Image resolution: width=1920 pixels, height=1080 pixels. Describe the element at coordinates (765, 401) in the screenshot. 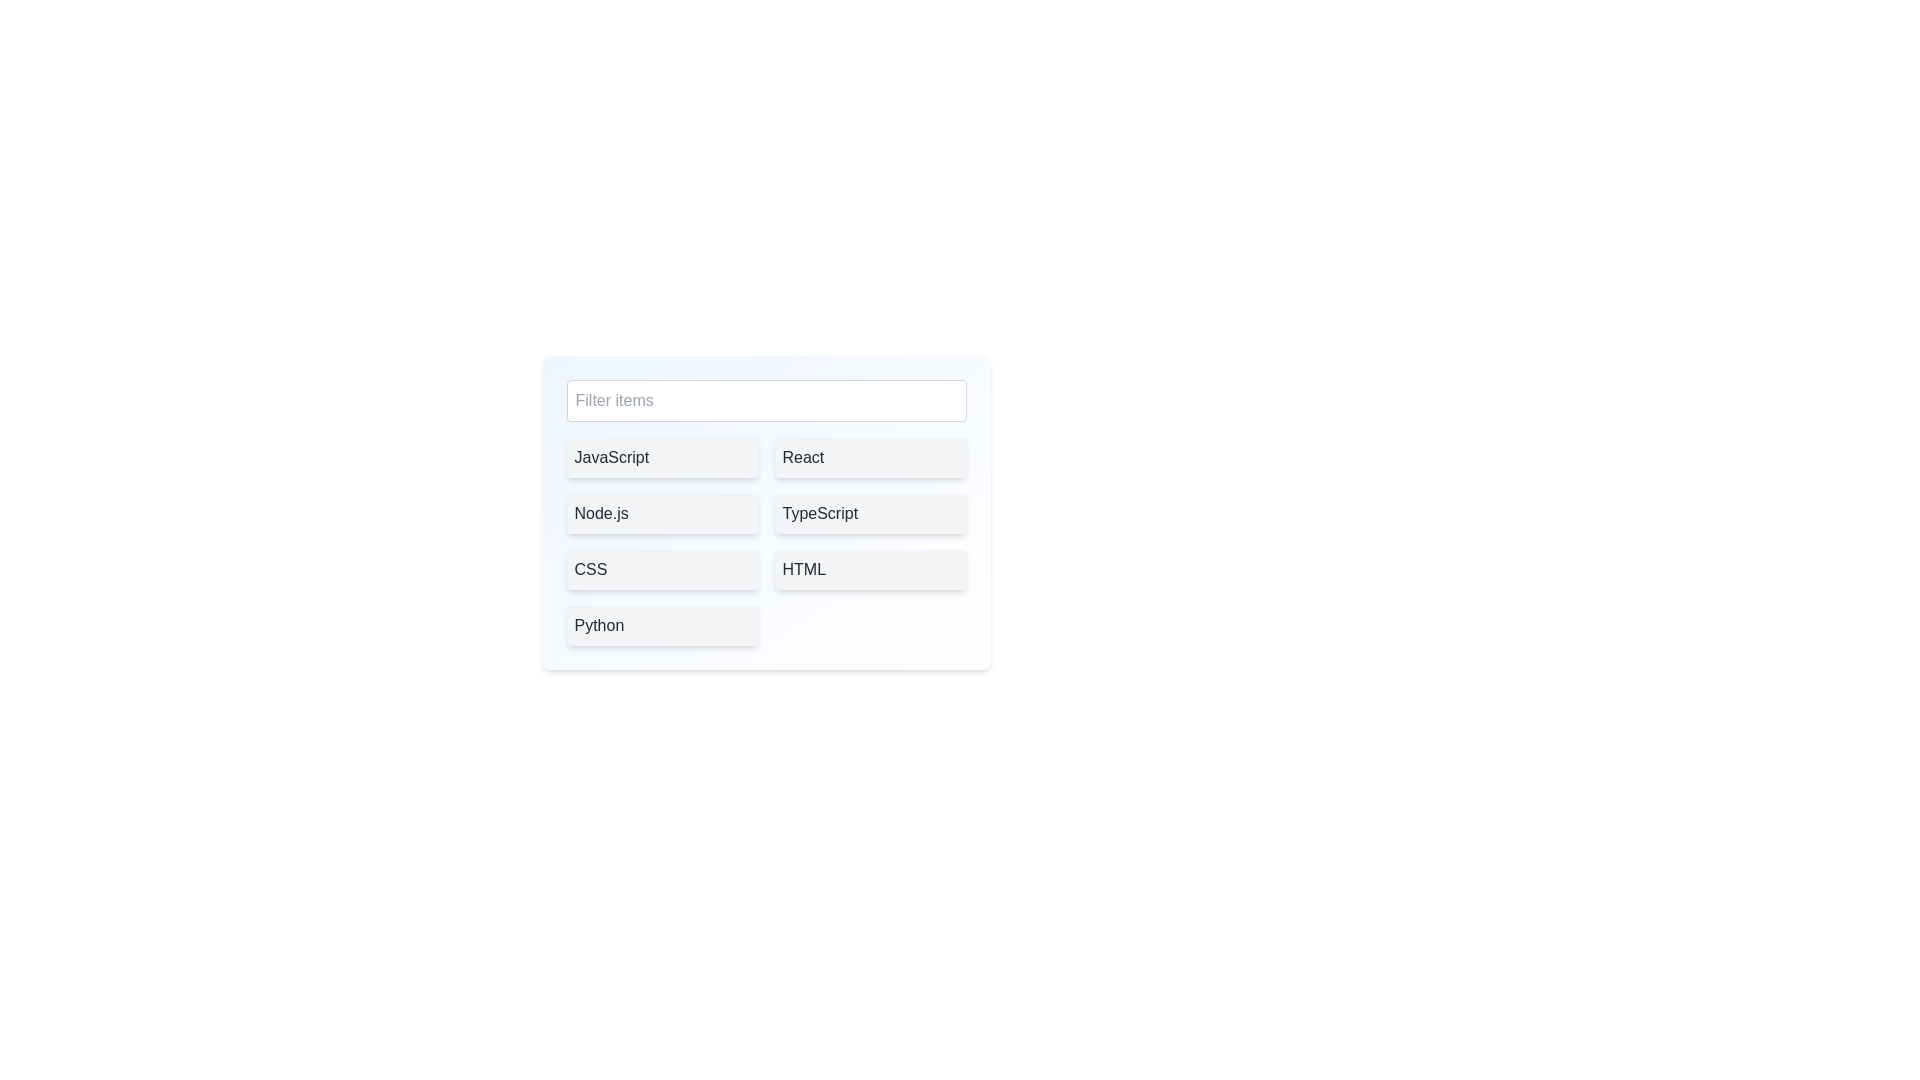

I see `the filter field and type 'JavaScript'` at that location.